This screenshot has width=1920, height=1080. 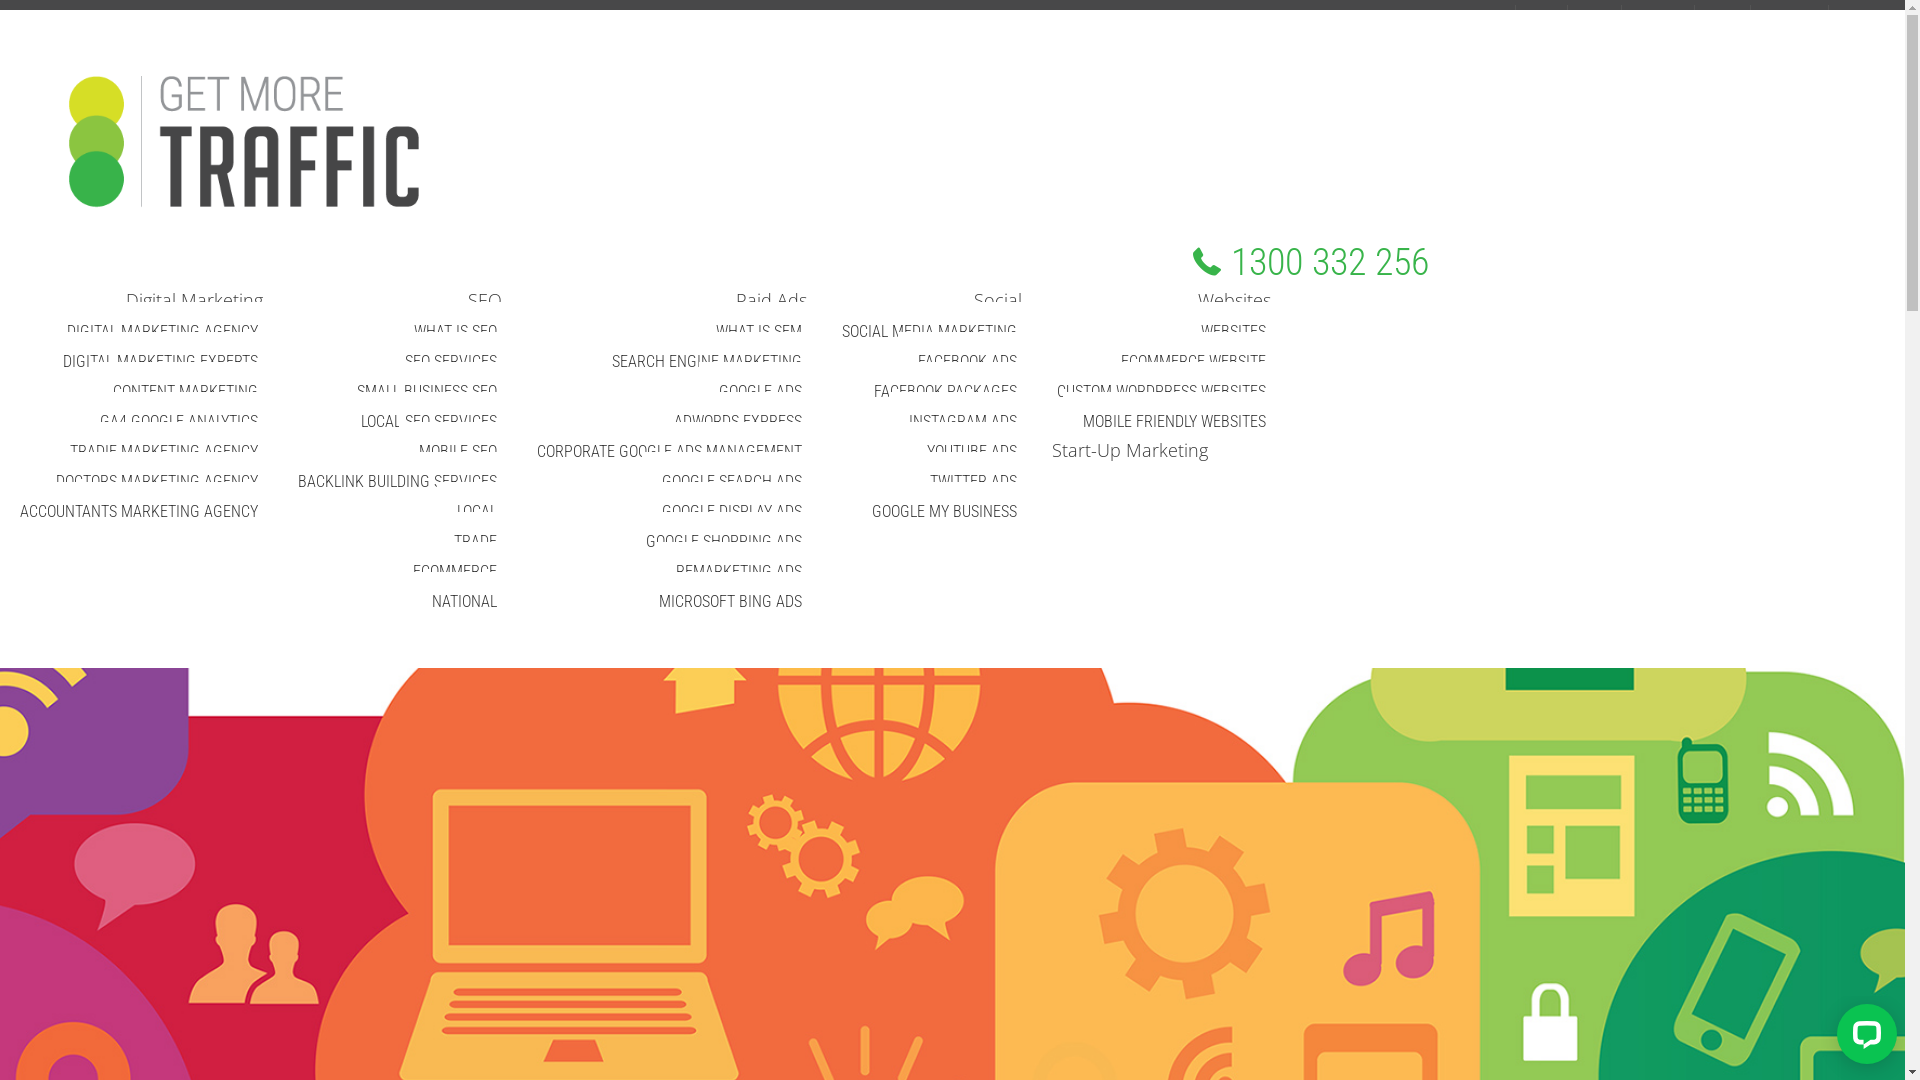 What do you see at coordinates (1193, 361) in the screenshot?
I see `'ECOMMERCE WEBSITE'` at bounding box center [1193, 361].